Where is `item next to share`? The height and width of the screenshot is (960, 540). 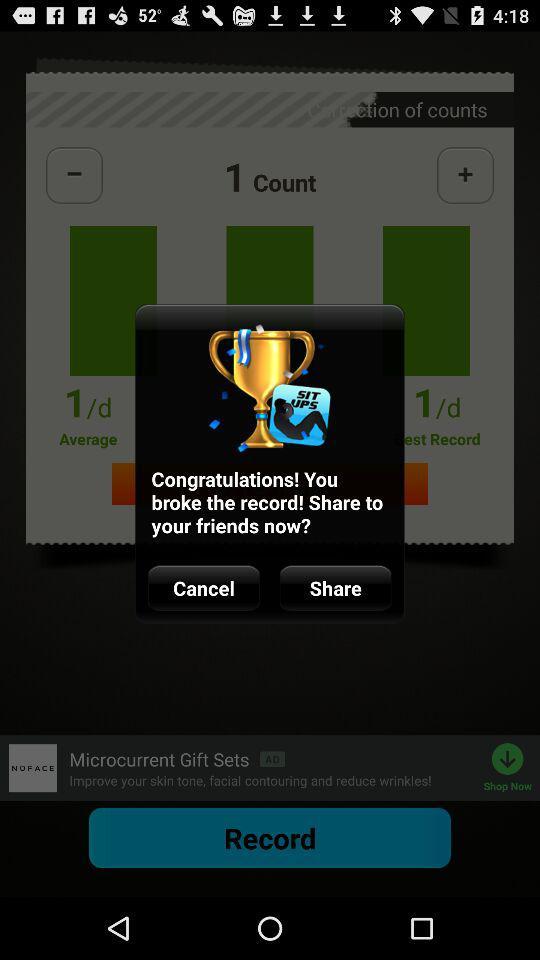
item next to share is located at coordinates (203, 588).